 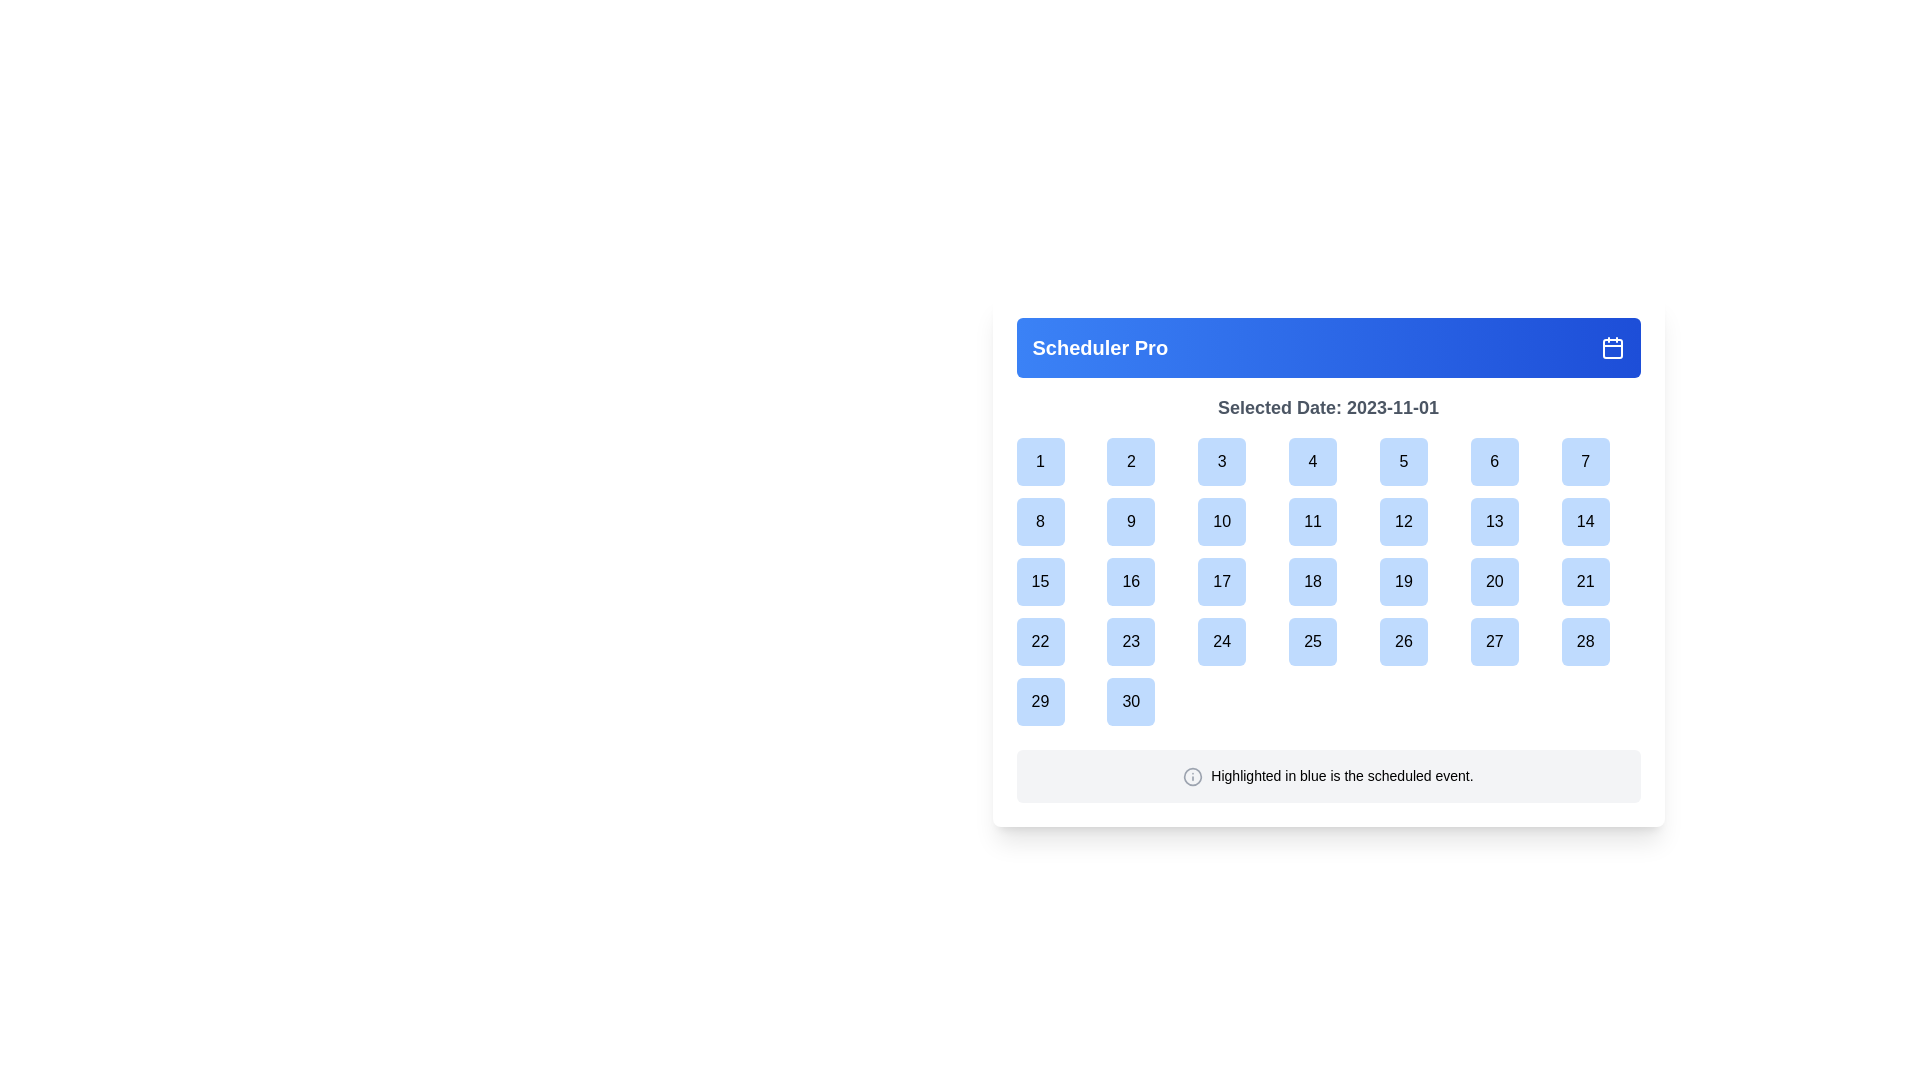 I want to click on the 25th date button in the calendar grid, so click(x=1313, y=641).